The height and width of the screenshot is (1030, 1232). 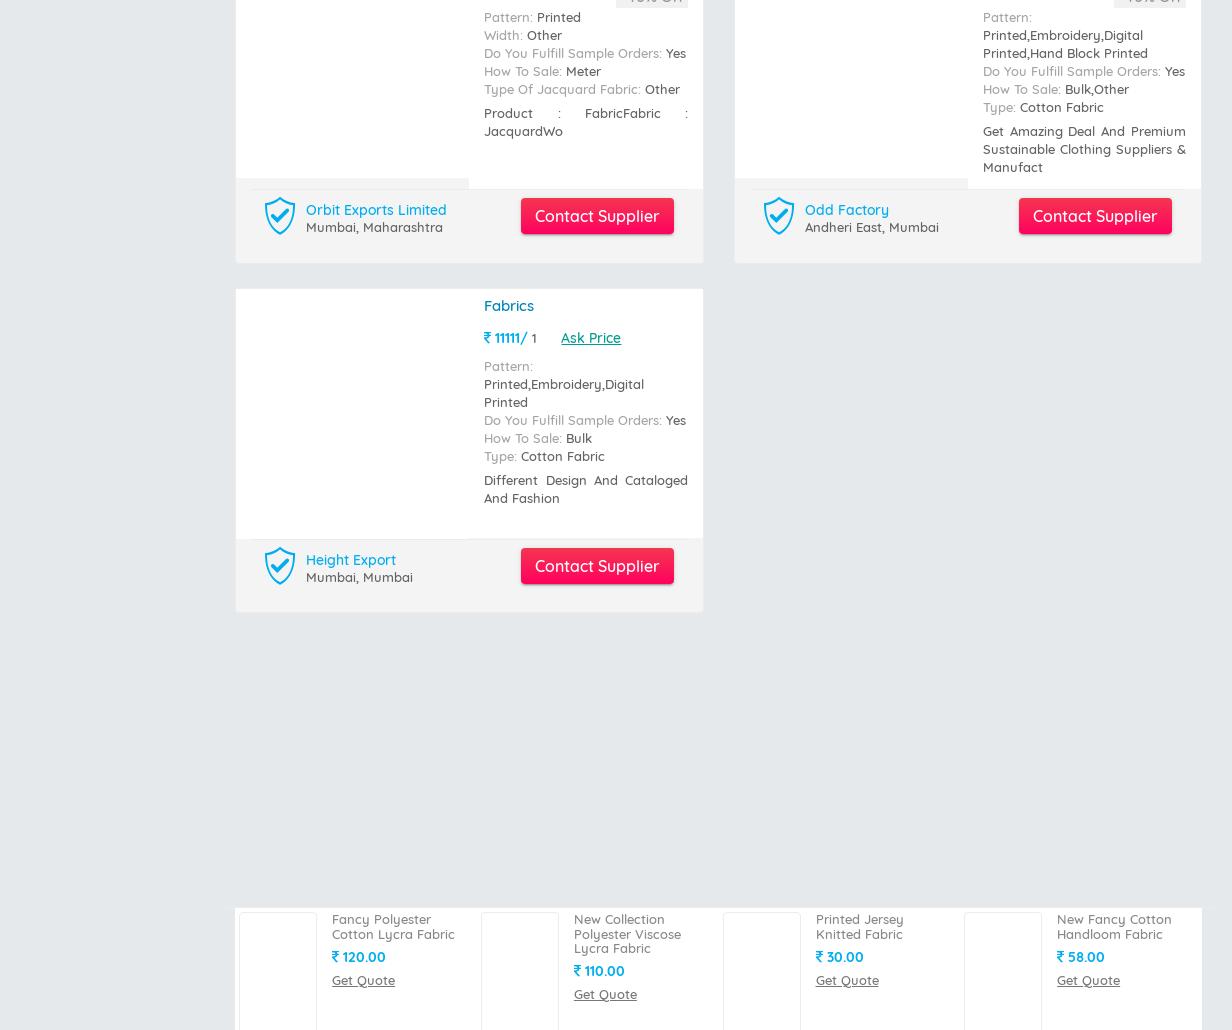 What do you see at coordinates (349, 135) in the screenshot?
I see `'surat, gujarat'` at bounding box center [349, 135].